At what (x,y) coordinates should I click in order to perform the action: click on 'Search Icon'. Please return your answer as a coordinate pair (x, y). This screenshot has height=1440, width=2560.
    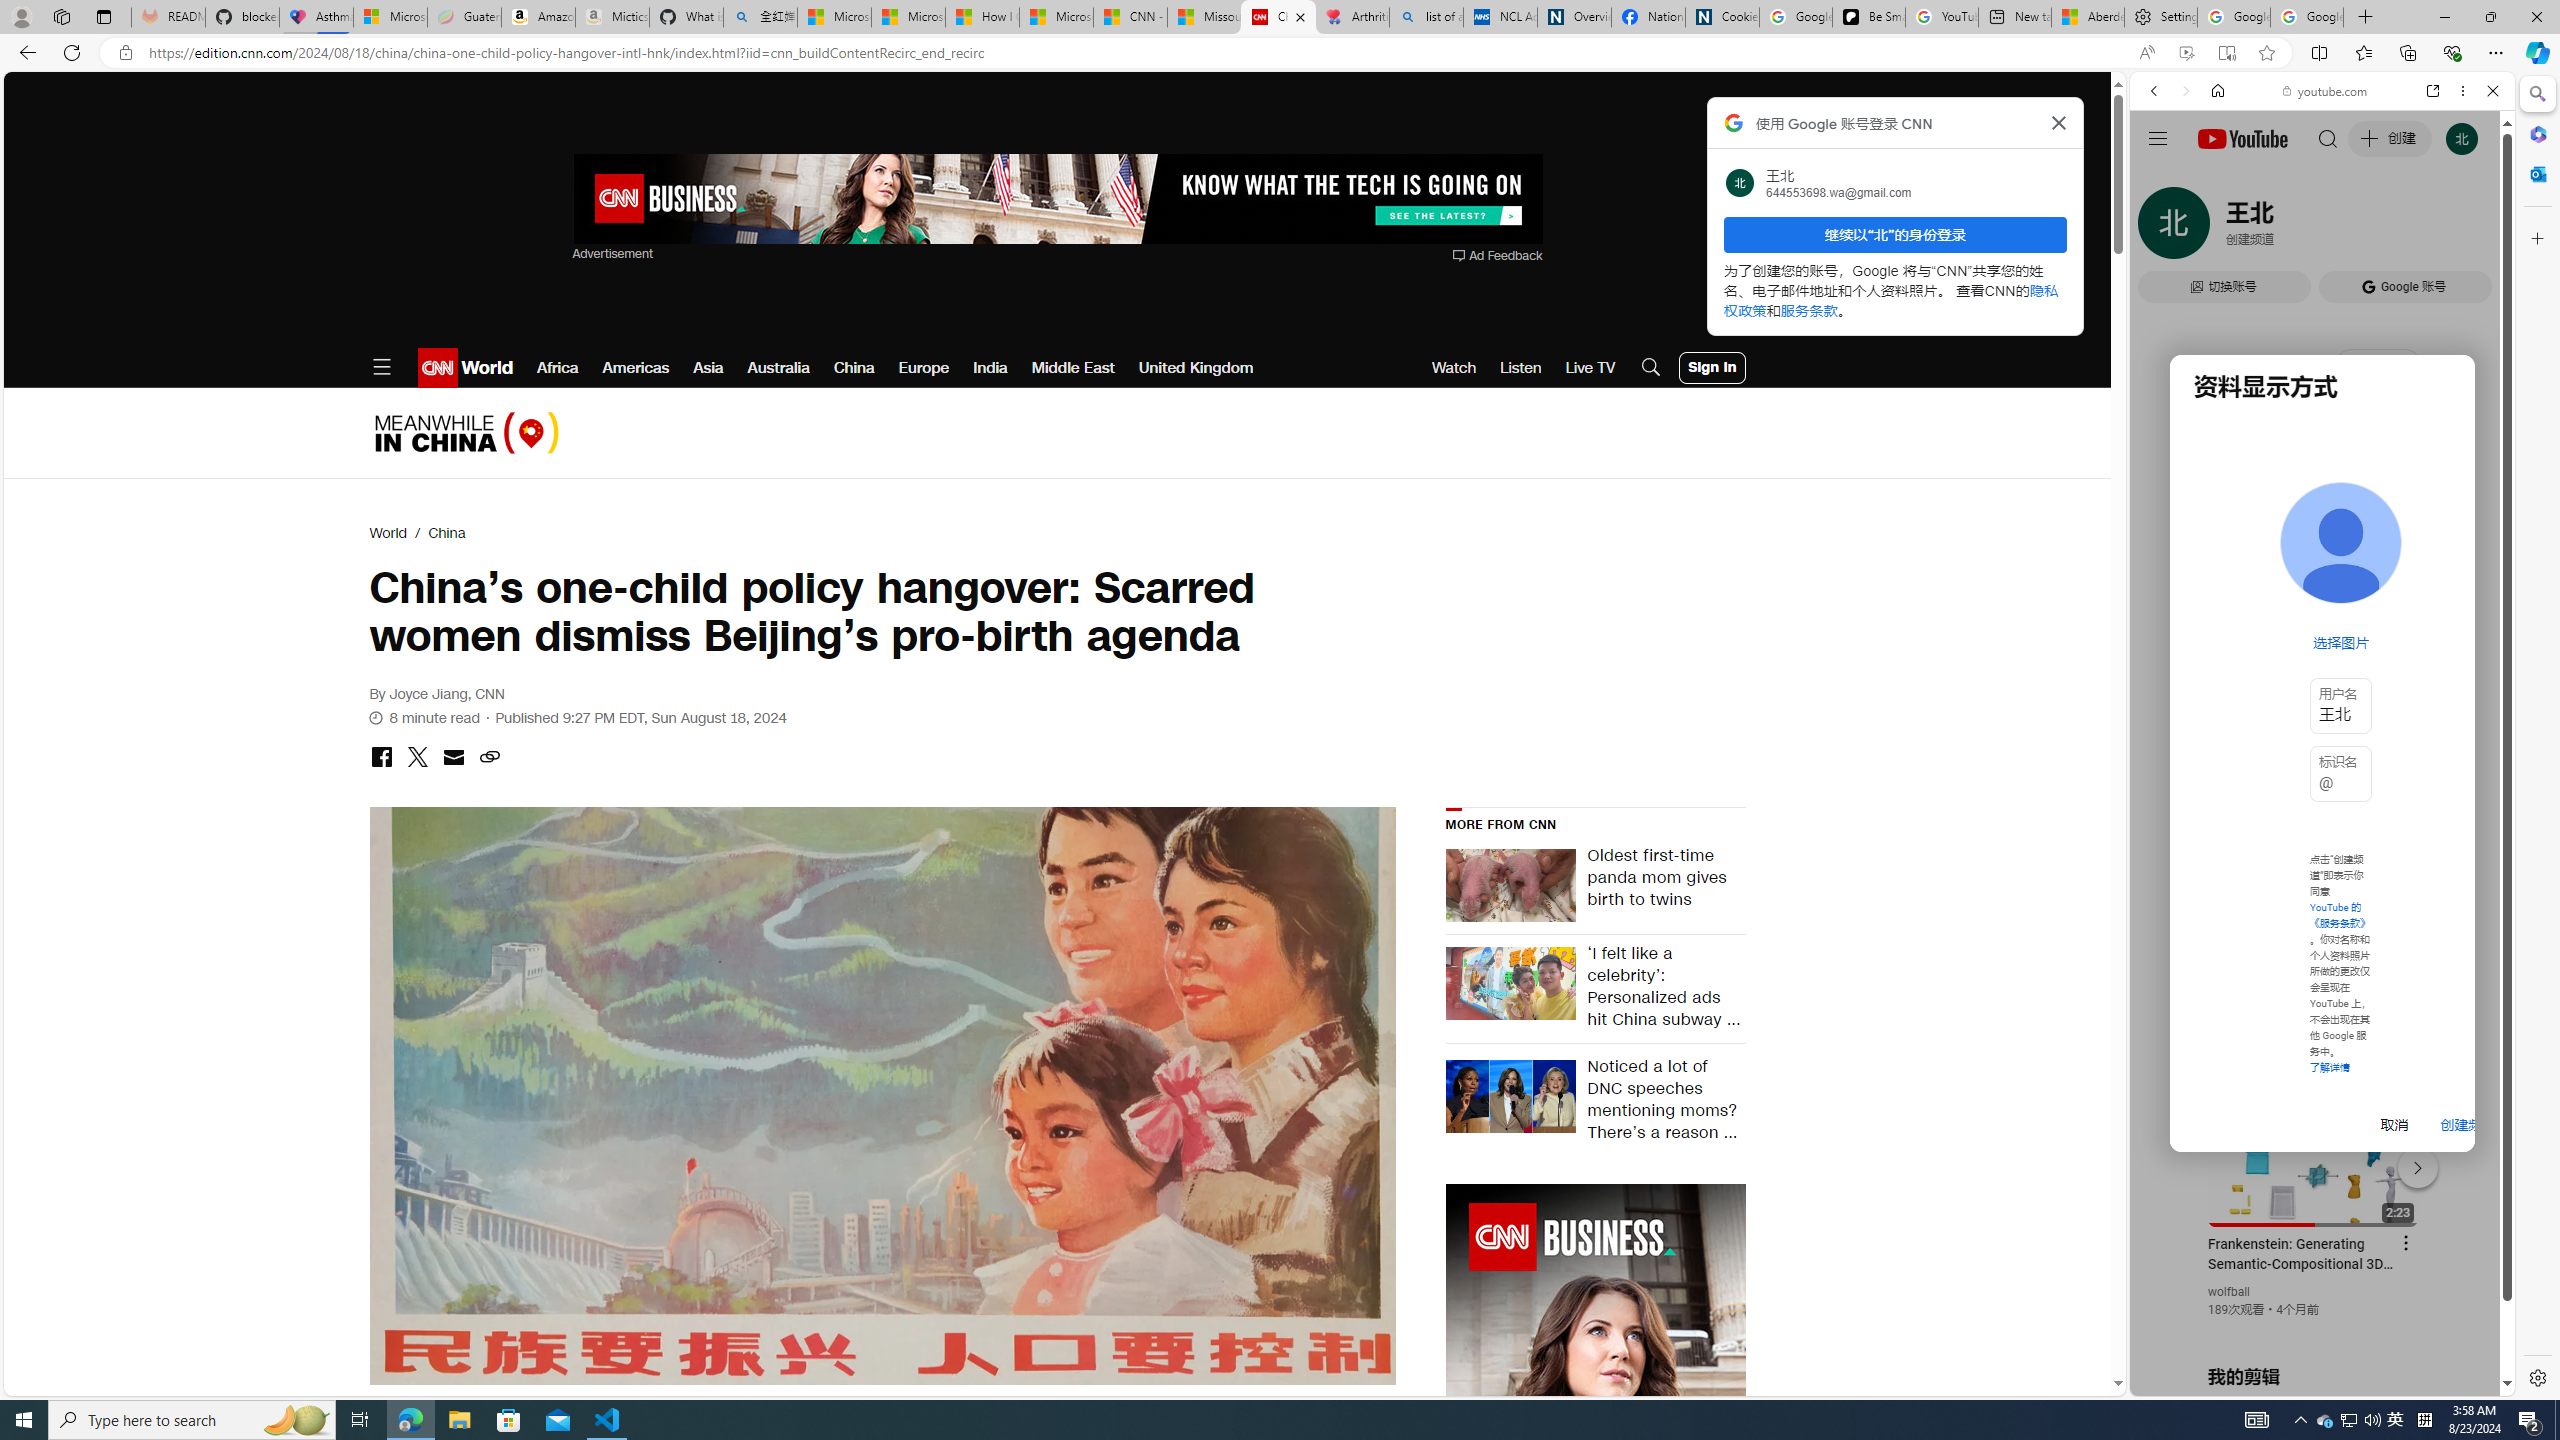
    Looking at the image, I should click on (1650, 367).